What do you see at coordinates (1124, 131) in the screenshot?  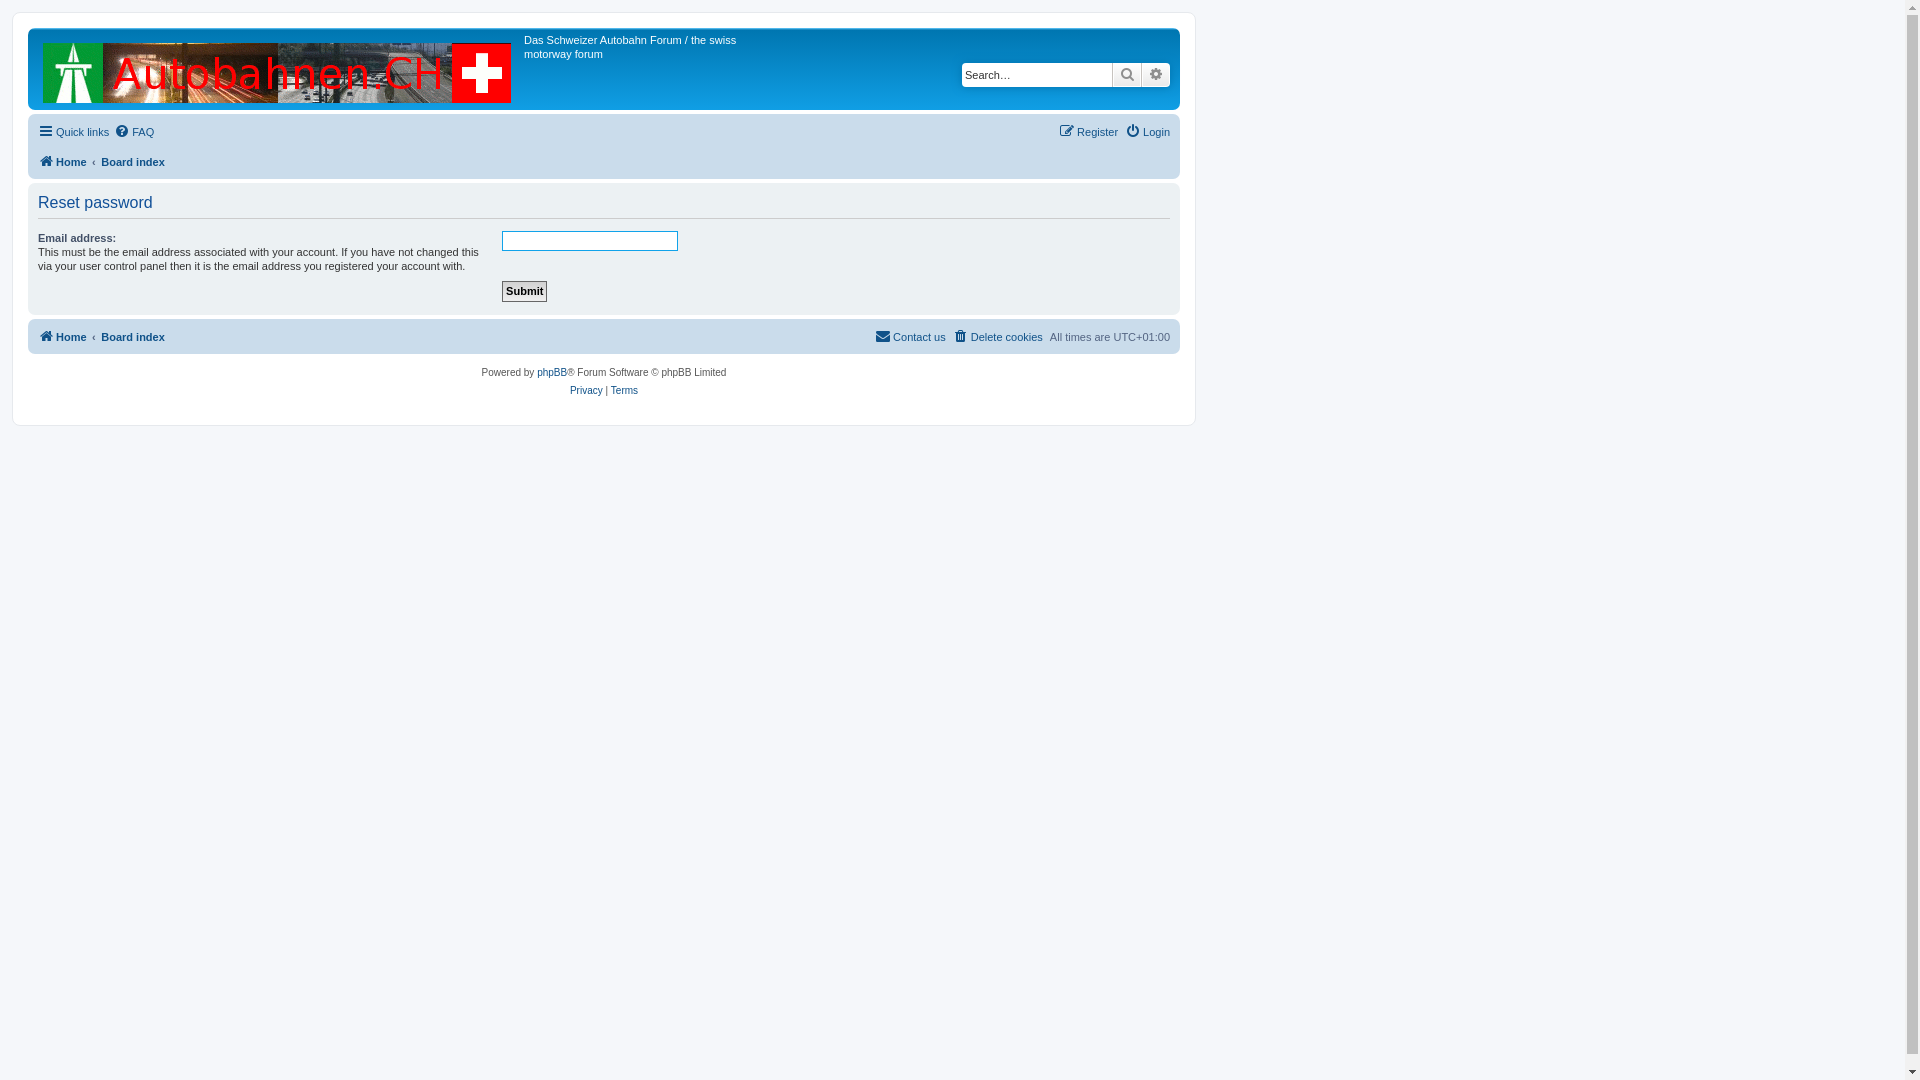 I see `'Login'` at bounding box center [1124, 131].